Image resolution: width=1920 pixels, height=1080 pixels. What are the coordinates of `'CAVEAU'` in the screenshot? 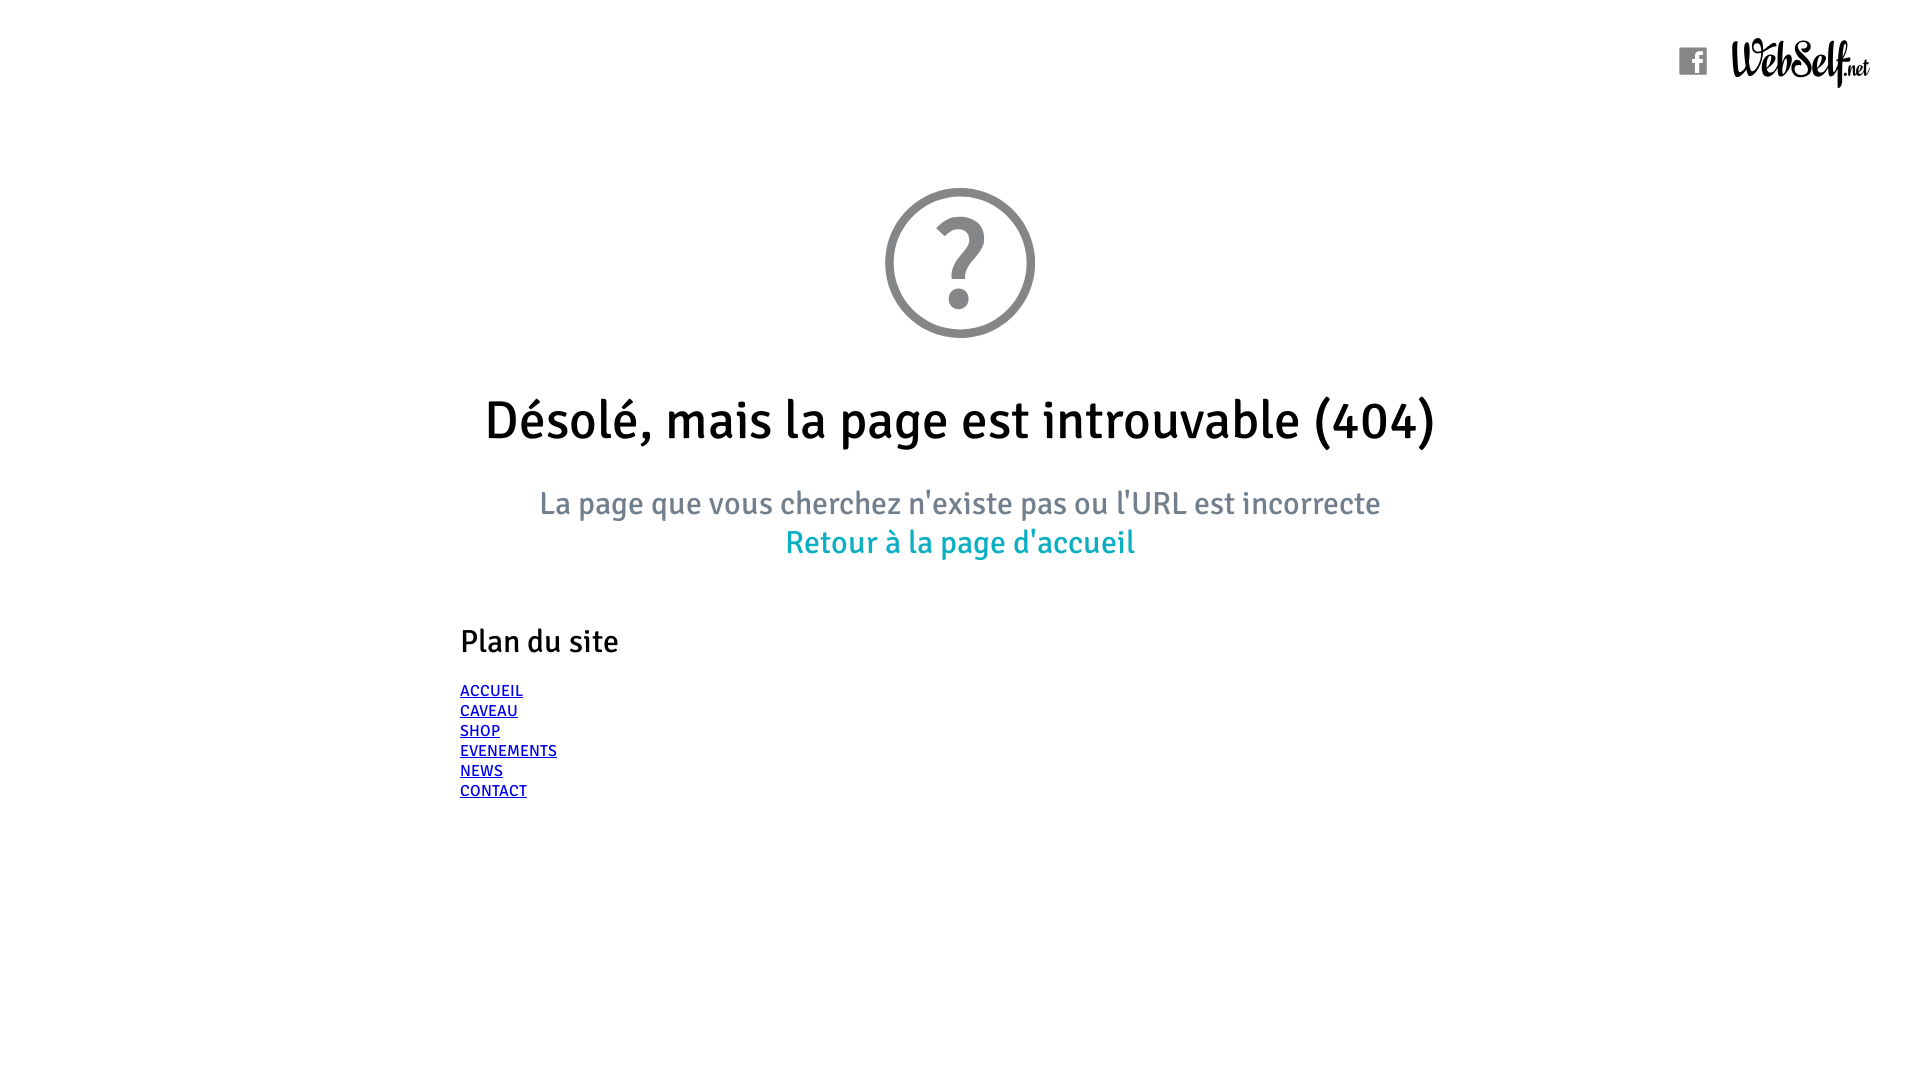 It's located at (489, 709).